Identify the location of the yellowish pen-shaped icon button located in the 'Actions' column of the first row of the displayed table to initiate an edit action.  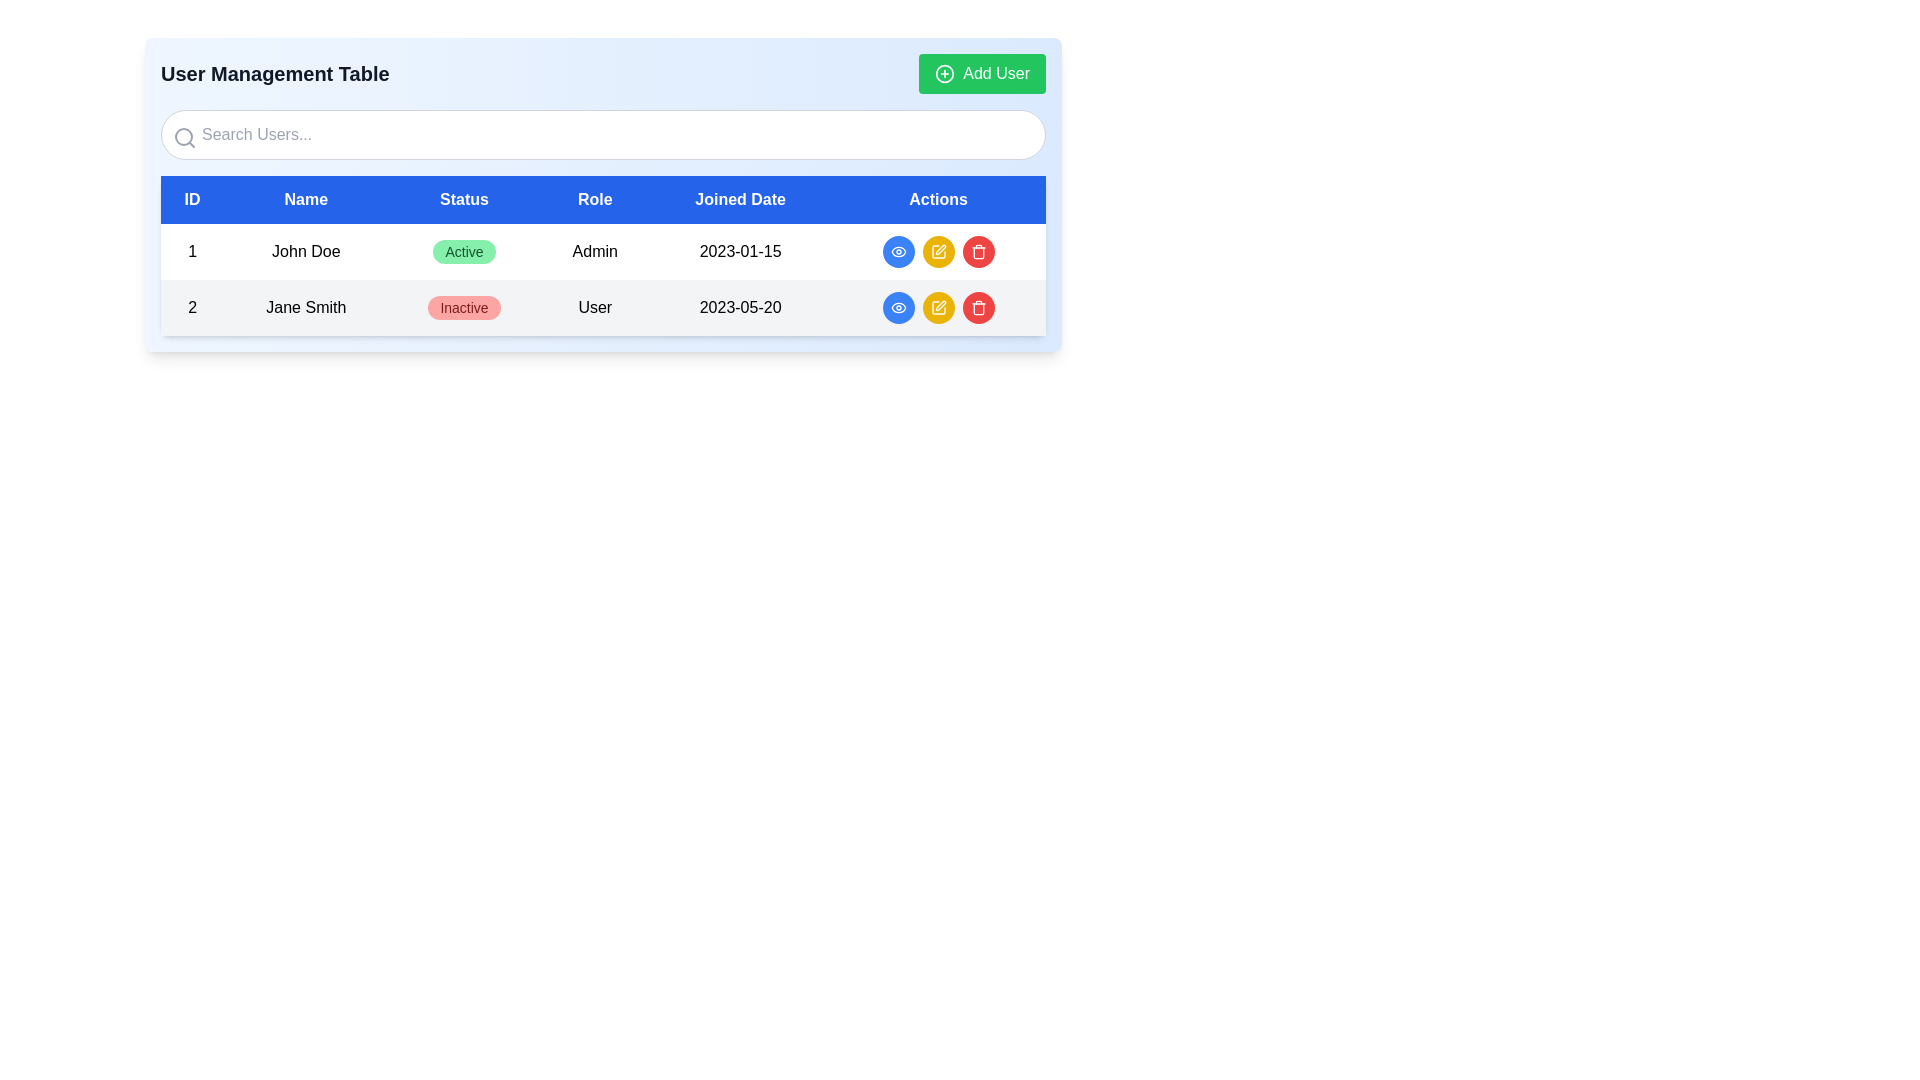
(939, 305).